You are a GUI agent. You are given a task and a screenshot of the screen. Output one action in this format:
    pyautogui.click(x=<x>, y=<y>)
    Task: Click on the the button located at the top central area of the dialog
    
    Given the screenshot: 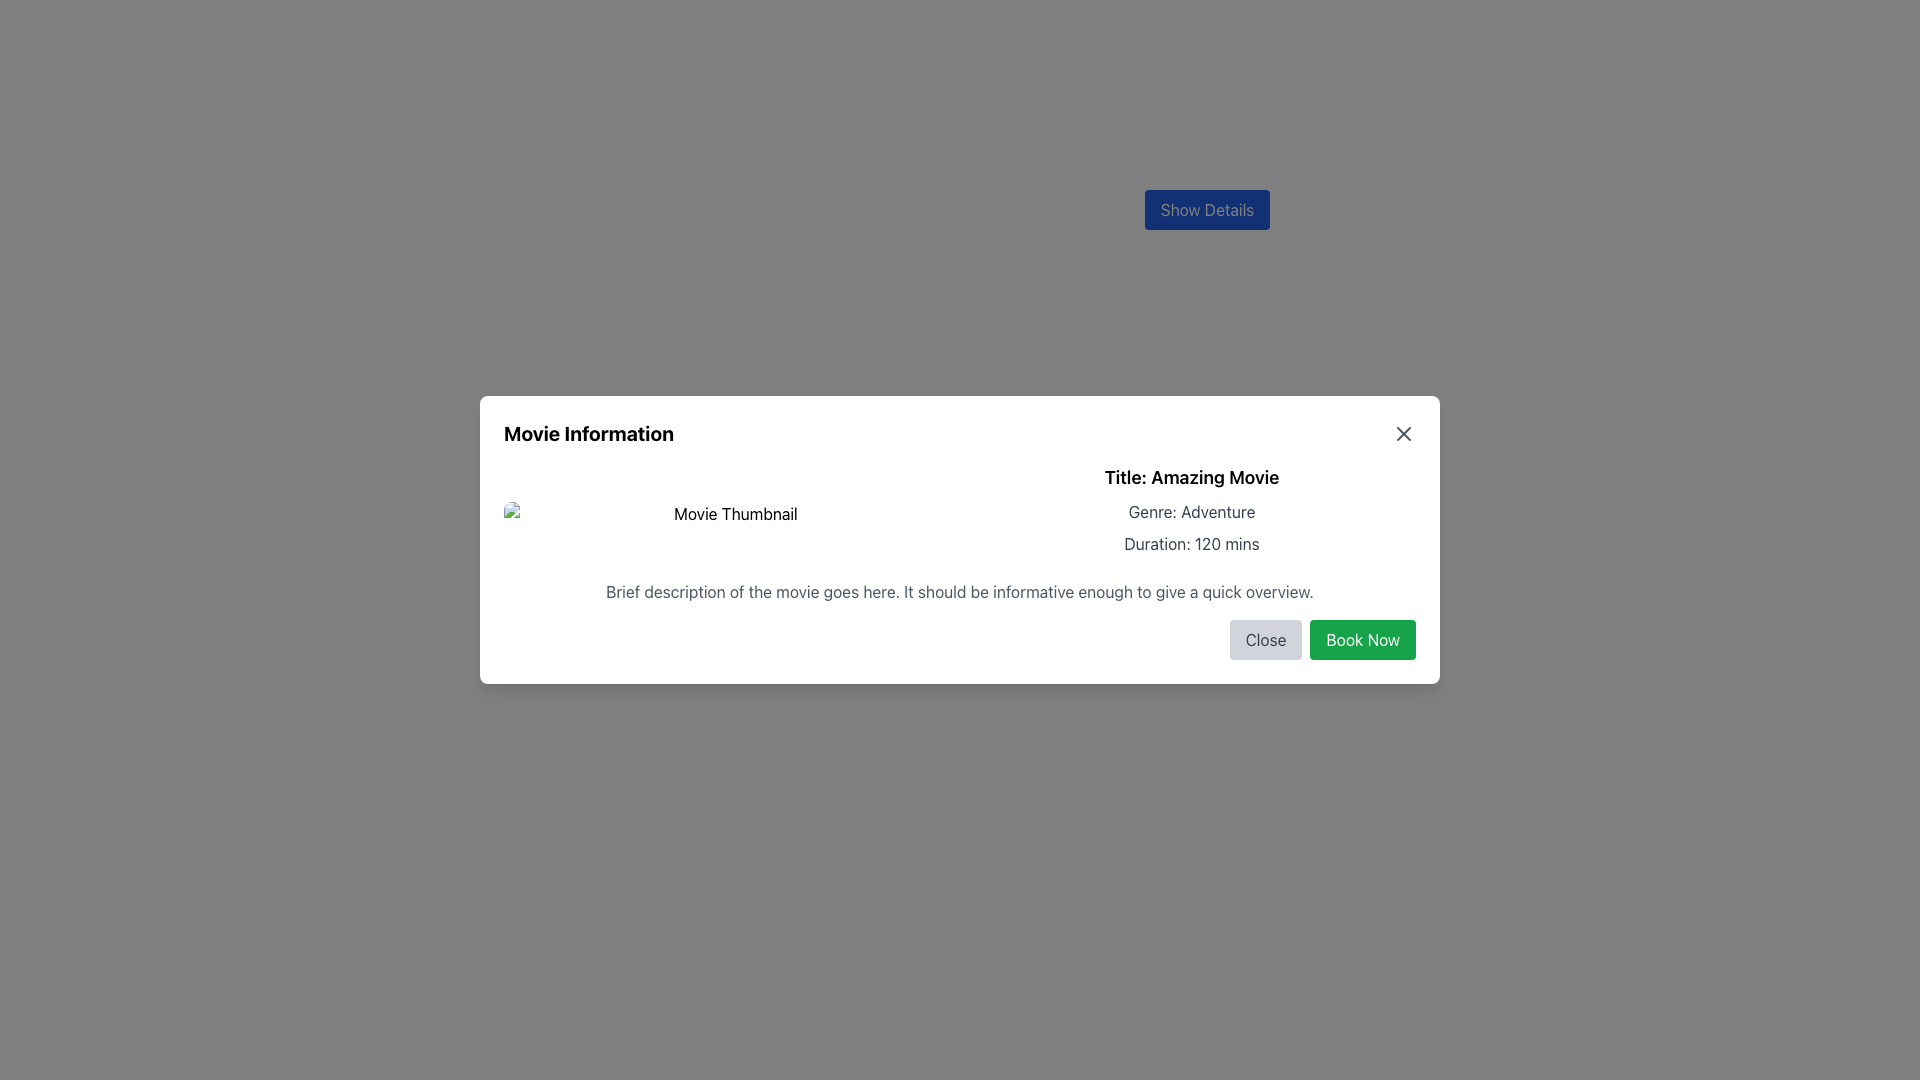 What is the action you would take?
    pyautogui.click(x=1206, y=209)
    